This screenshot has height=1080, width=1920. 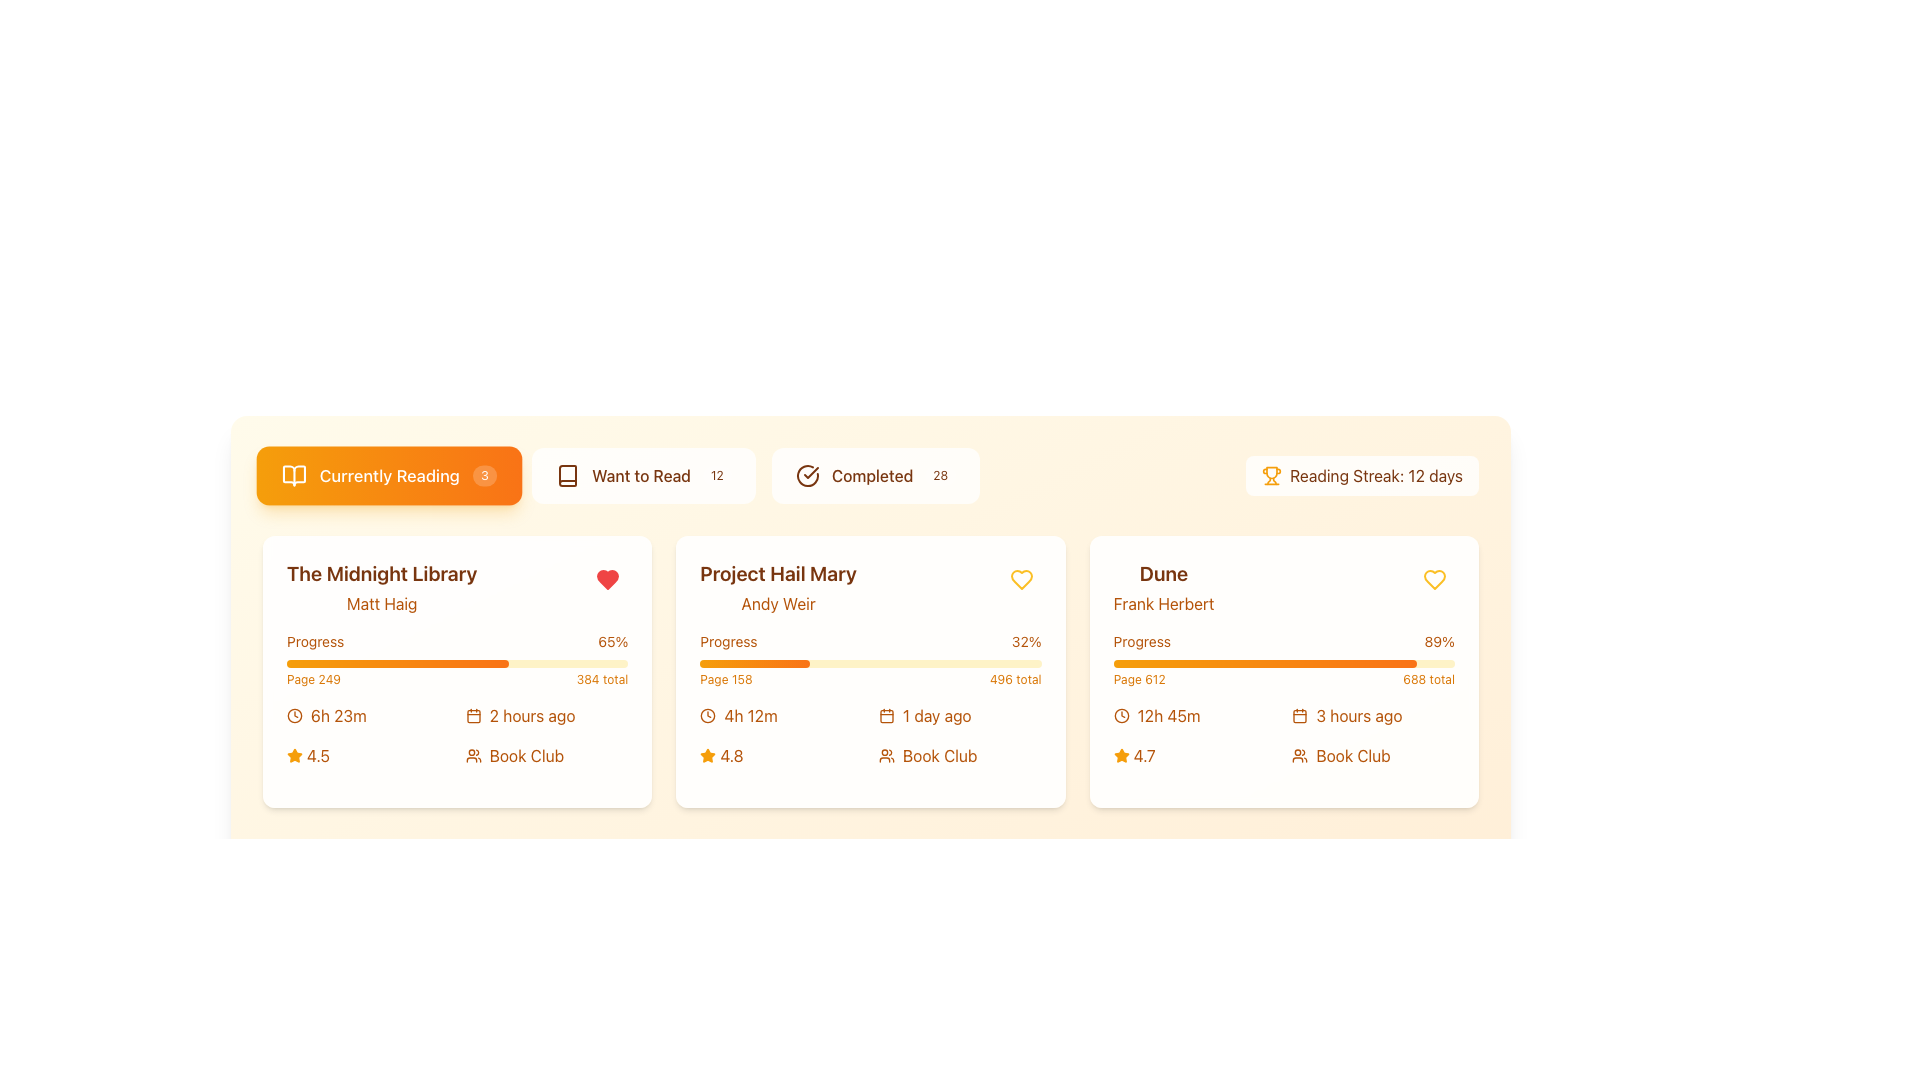 What do you see at coordinates (293, 715) in the screenshot?
I see `the visual representation of the small clock face icon, which is styled with thin lines and appears in a shade of amber, located to the left of the text '6h 23m' under the progress bar of the first book card` at bounding box center [293, 715].